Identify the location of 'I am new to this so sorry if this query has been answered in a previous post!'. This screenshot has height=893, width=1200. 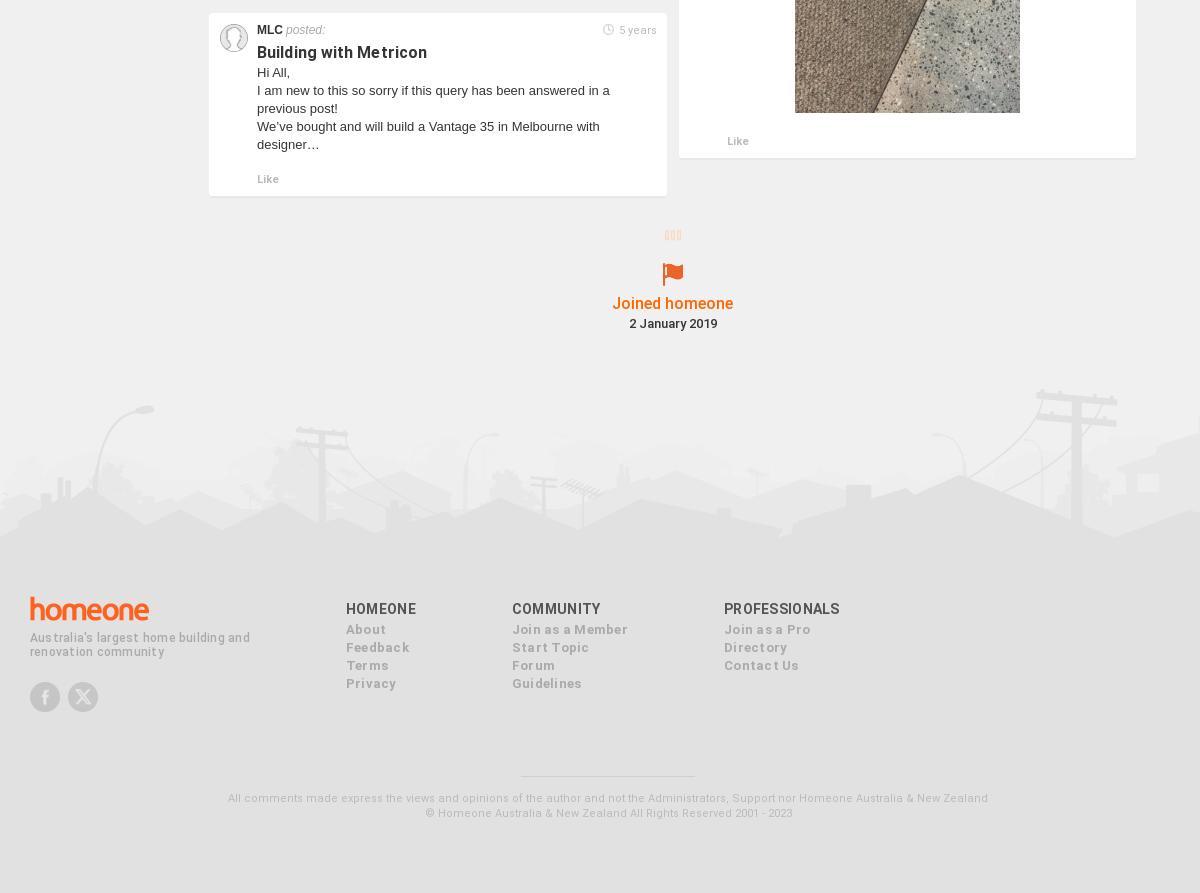
(432, 98).